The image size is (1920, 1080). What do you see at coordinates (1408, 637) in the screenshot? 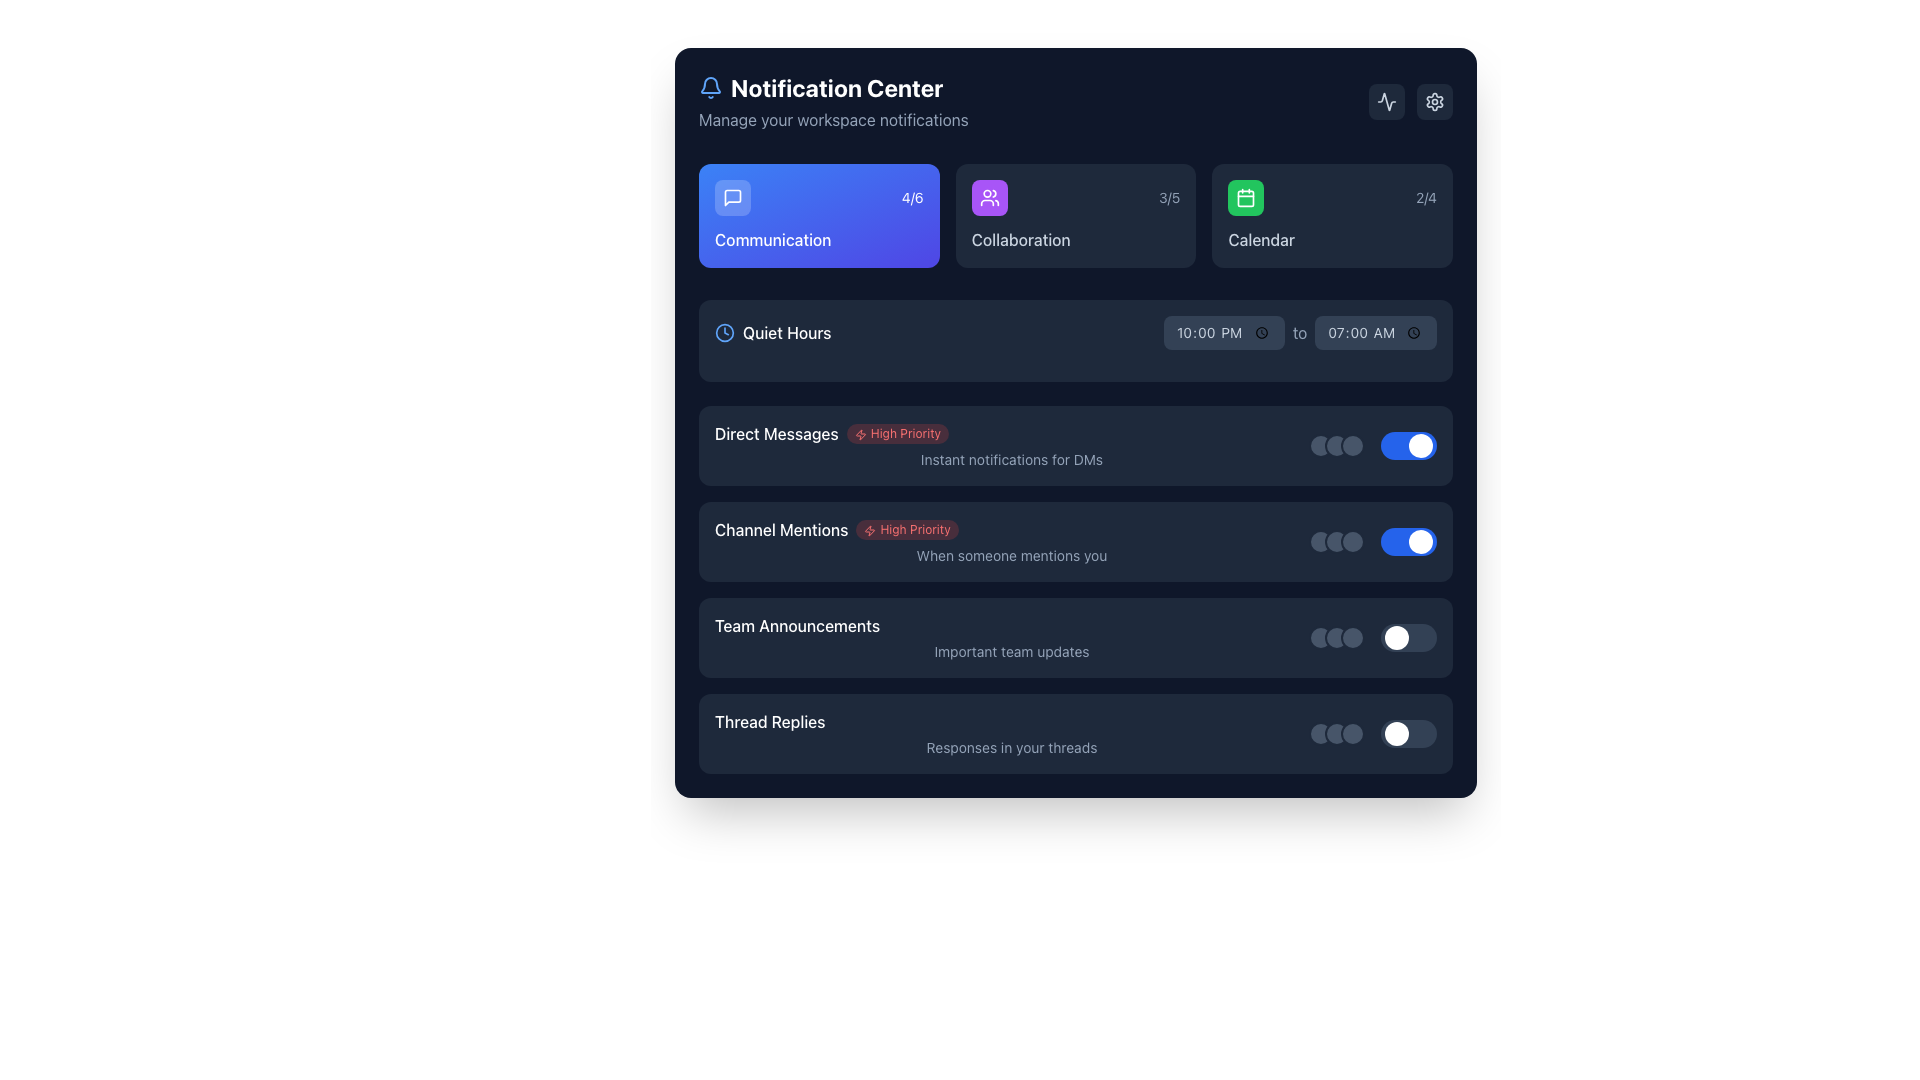
I see `the dark-themed toggle switch located under the 'Team Announcements' section` at bounding box center [1408, 637].